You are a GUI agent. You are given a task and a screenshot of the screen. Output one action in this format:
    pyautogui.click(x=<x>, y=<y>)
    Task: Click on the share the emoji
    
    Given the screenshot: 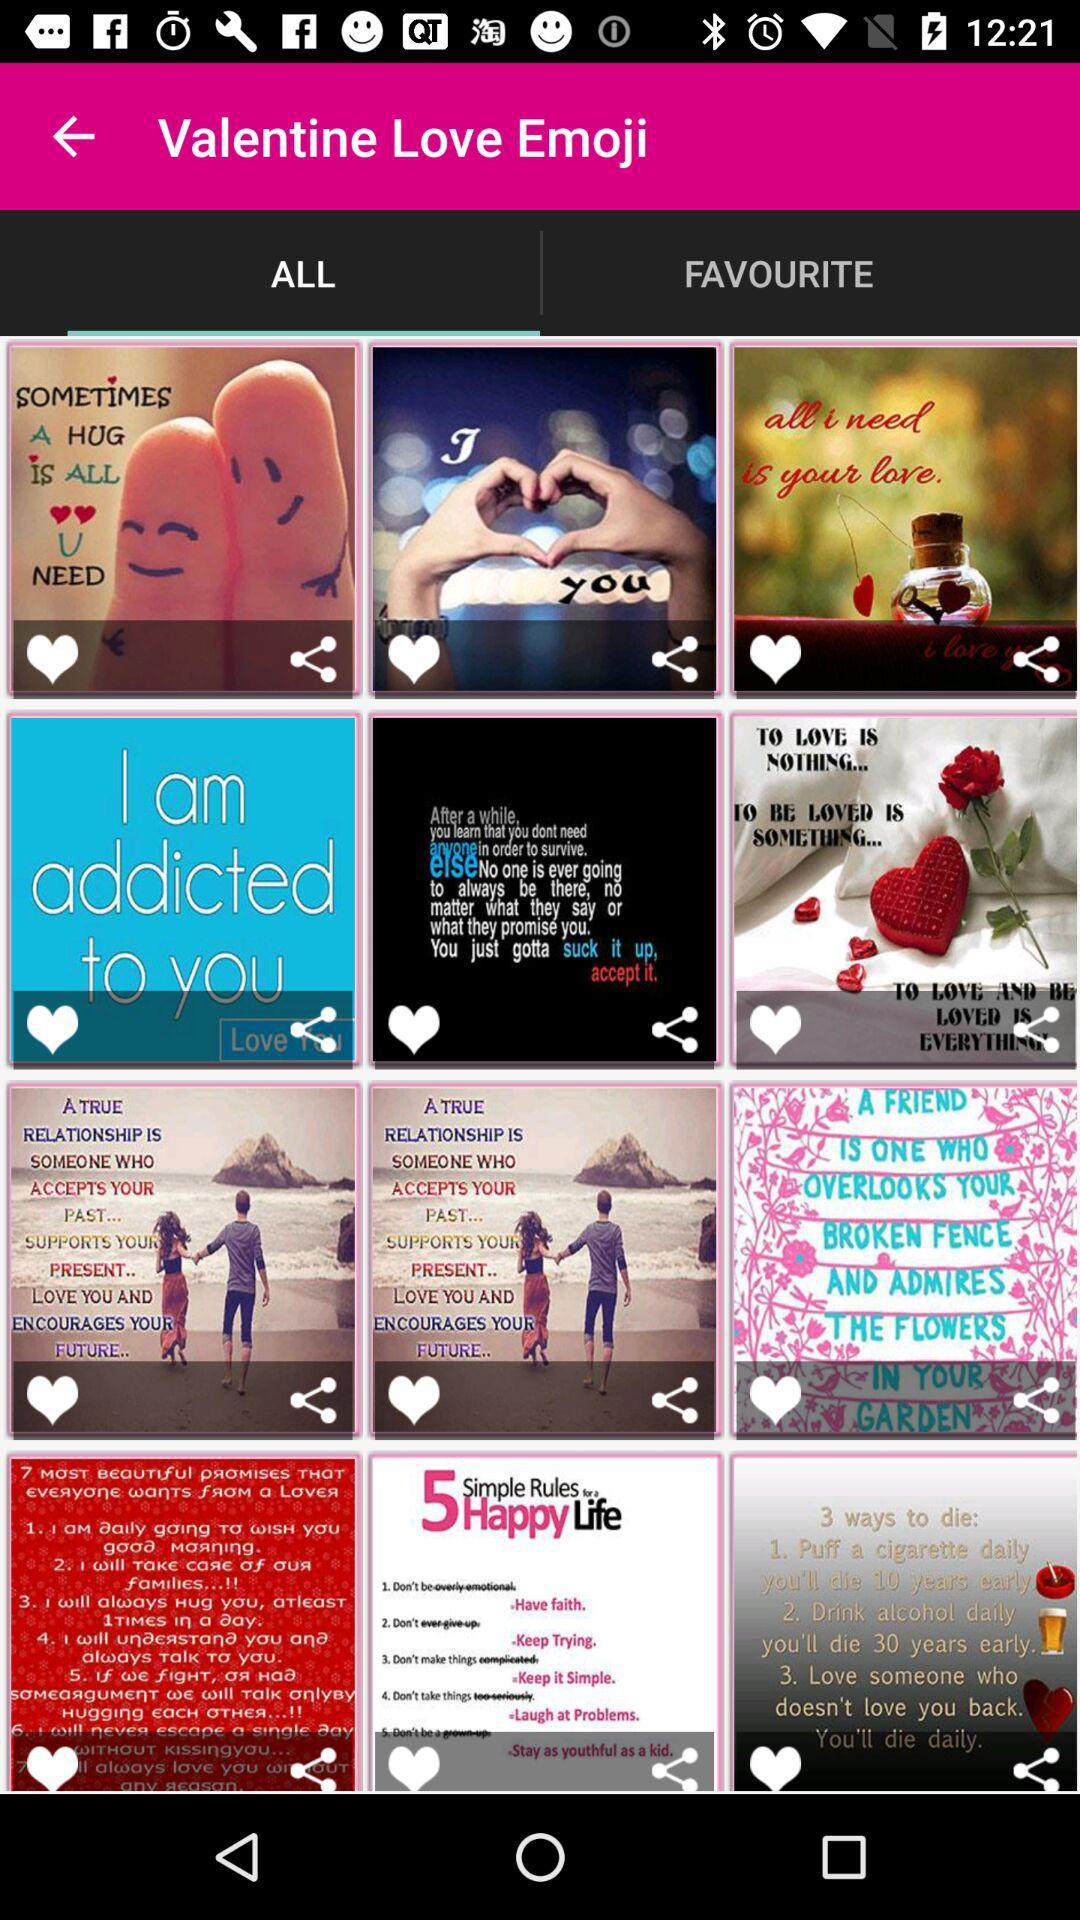 What is the action you would take?
    pyautogui.click(x=313, y=659)
    